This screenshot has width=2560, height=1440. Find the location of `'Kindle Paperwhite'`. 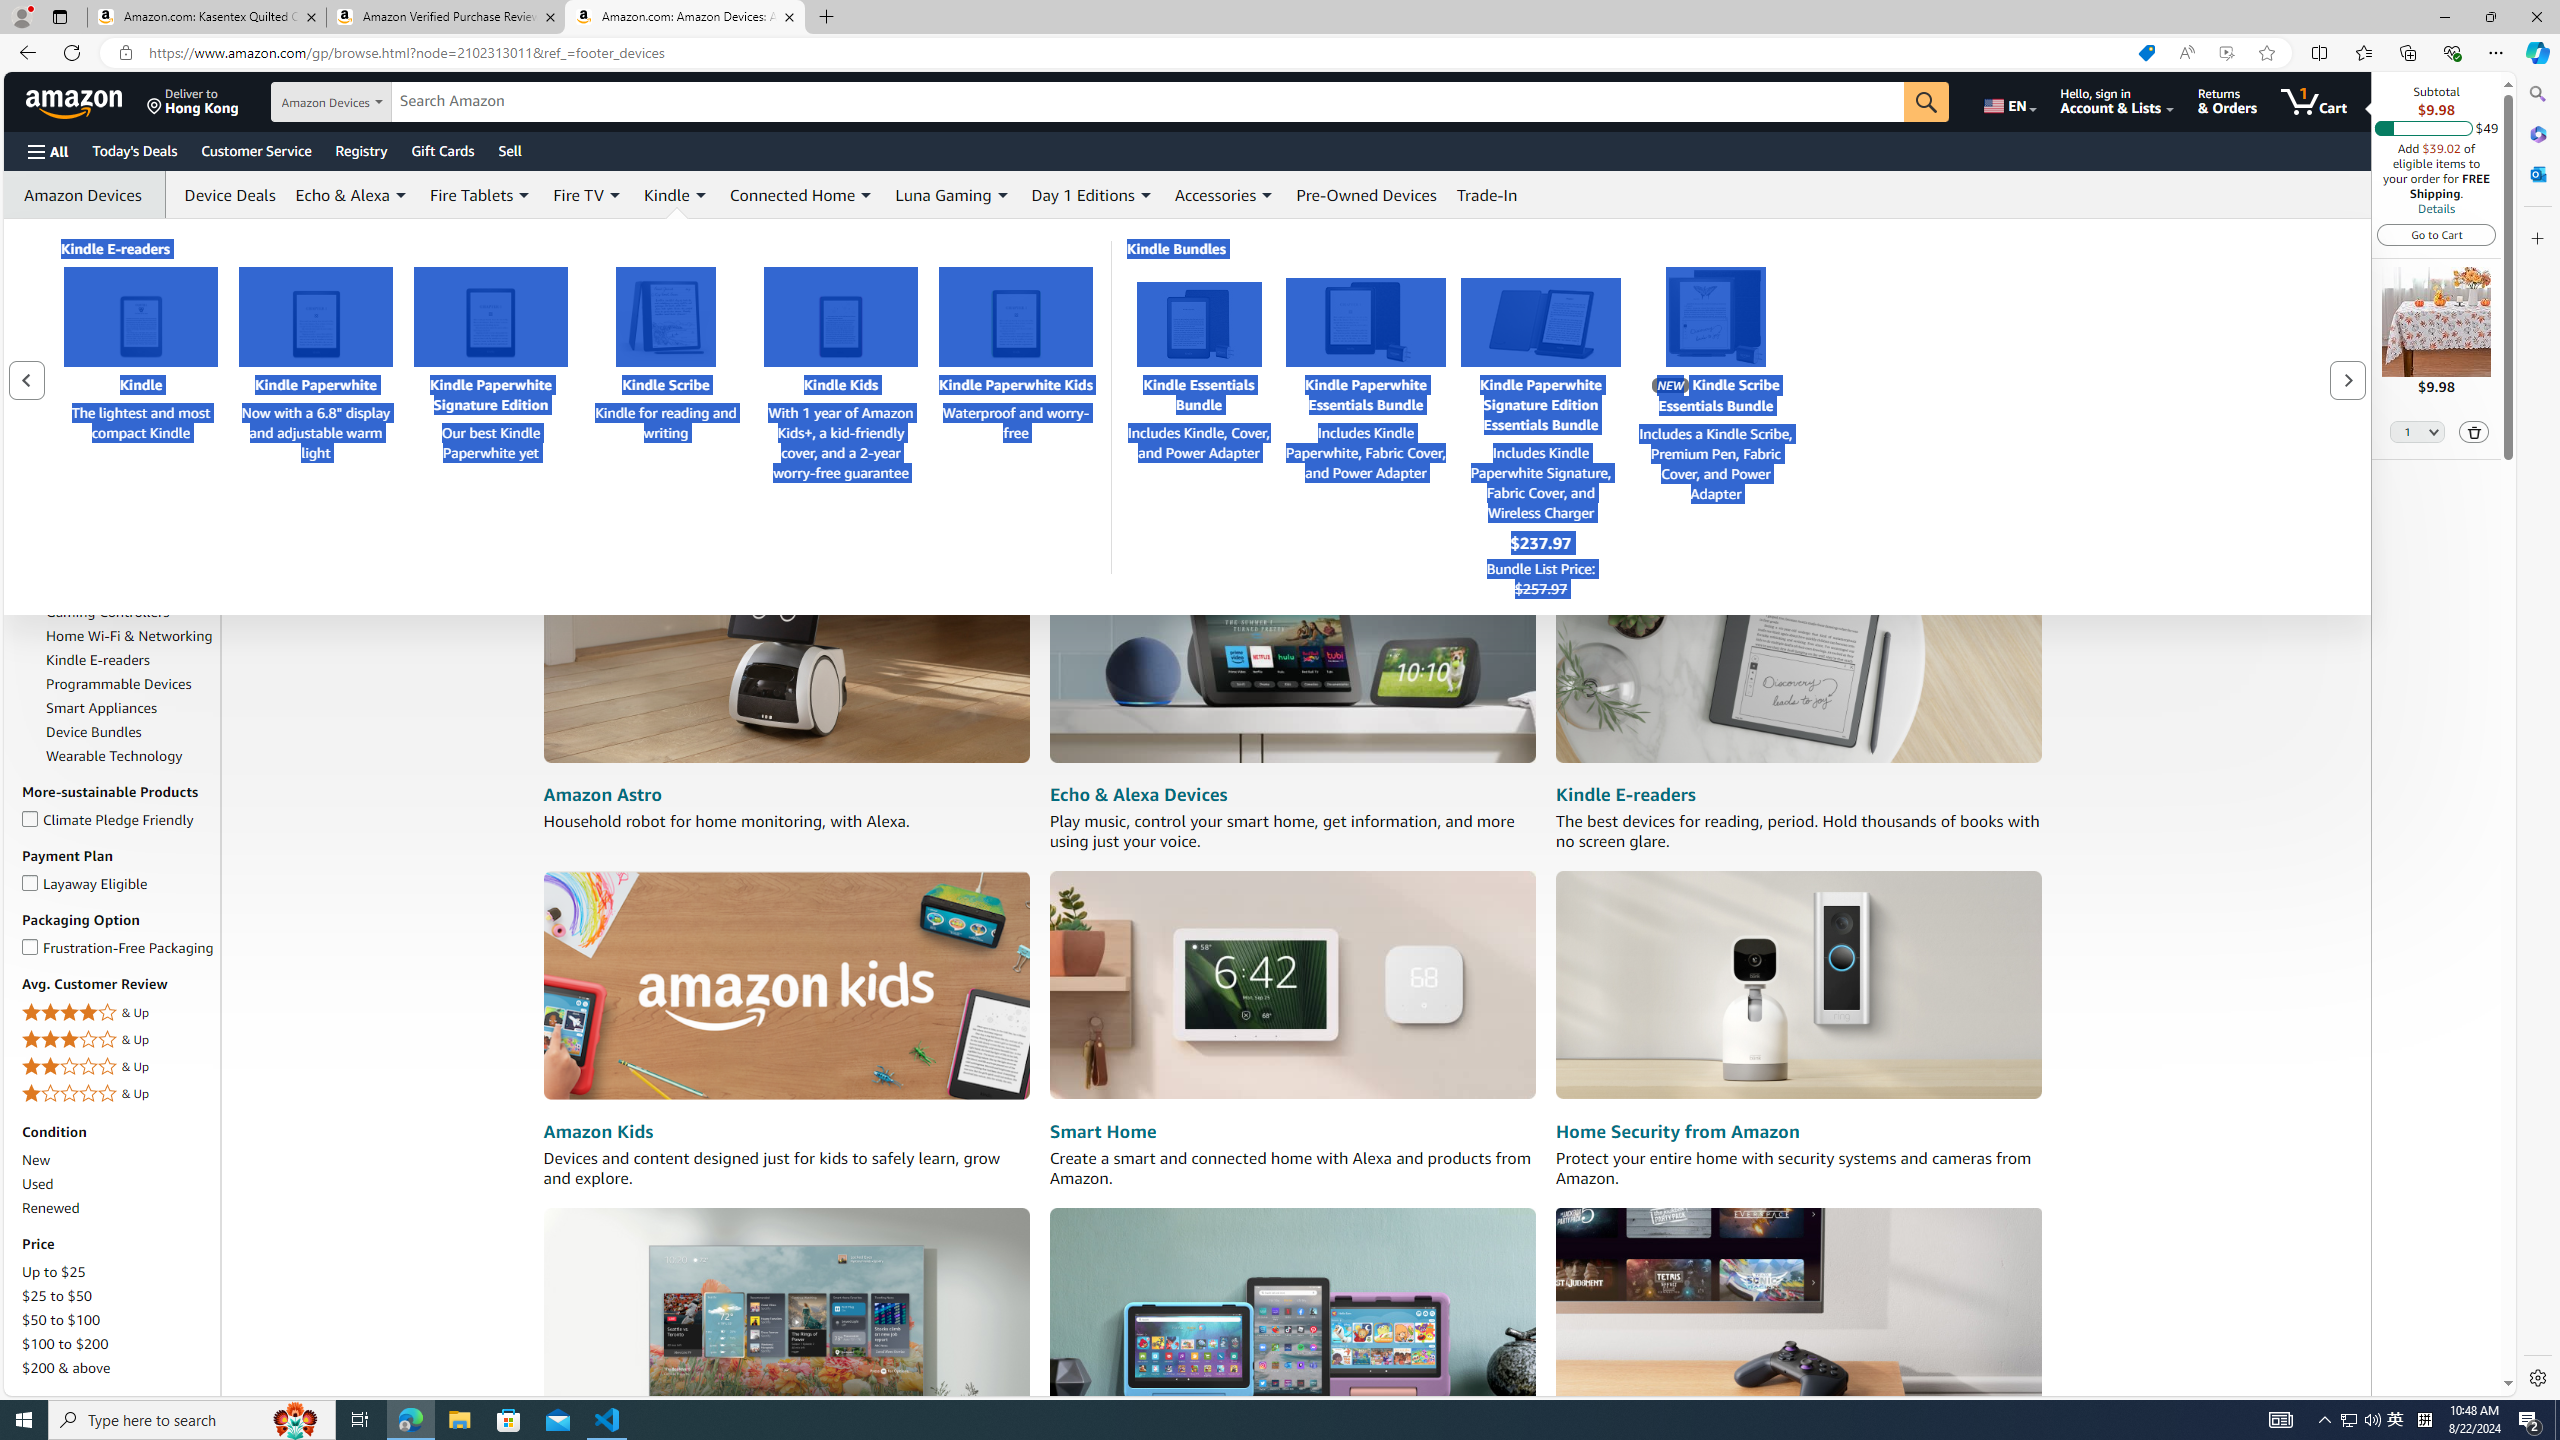

'Kindle Paperwhite' is located at coordinates (315, 315).